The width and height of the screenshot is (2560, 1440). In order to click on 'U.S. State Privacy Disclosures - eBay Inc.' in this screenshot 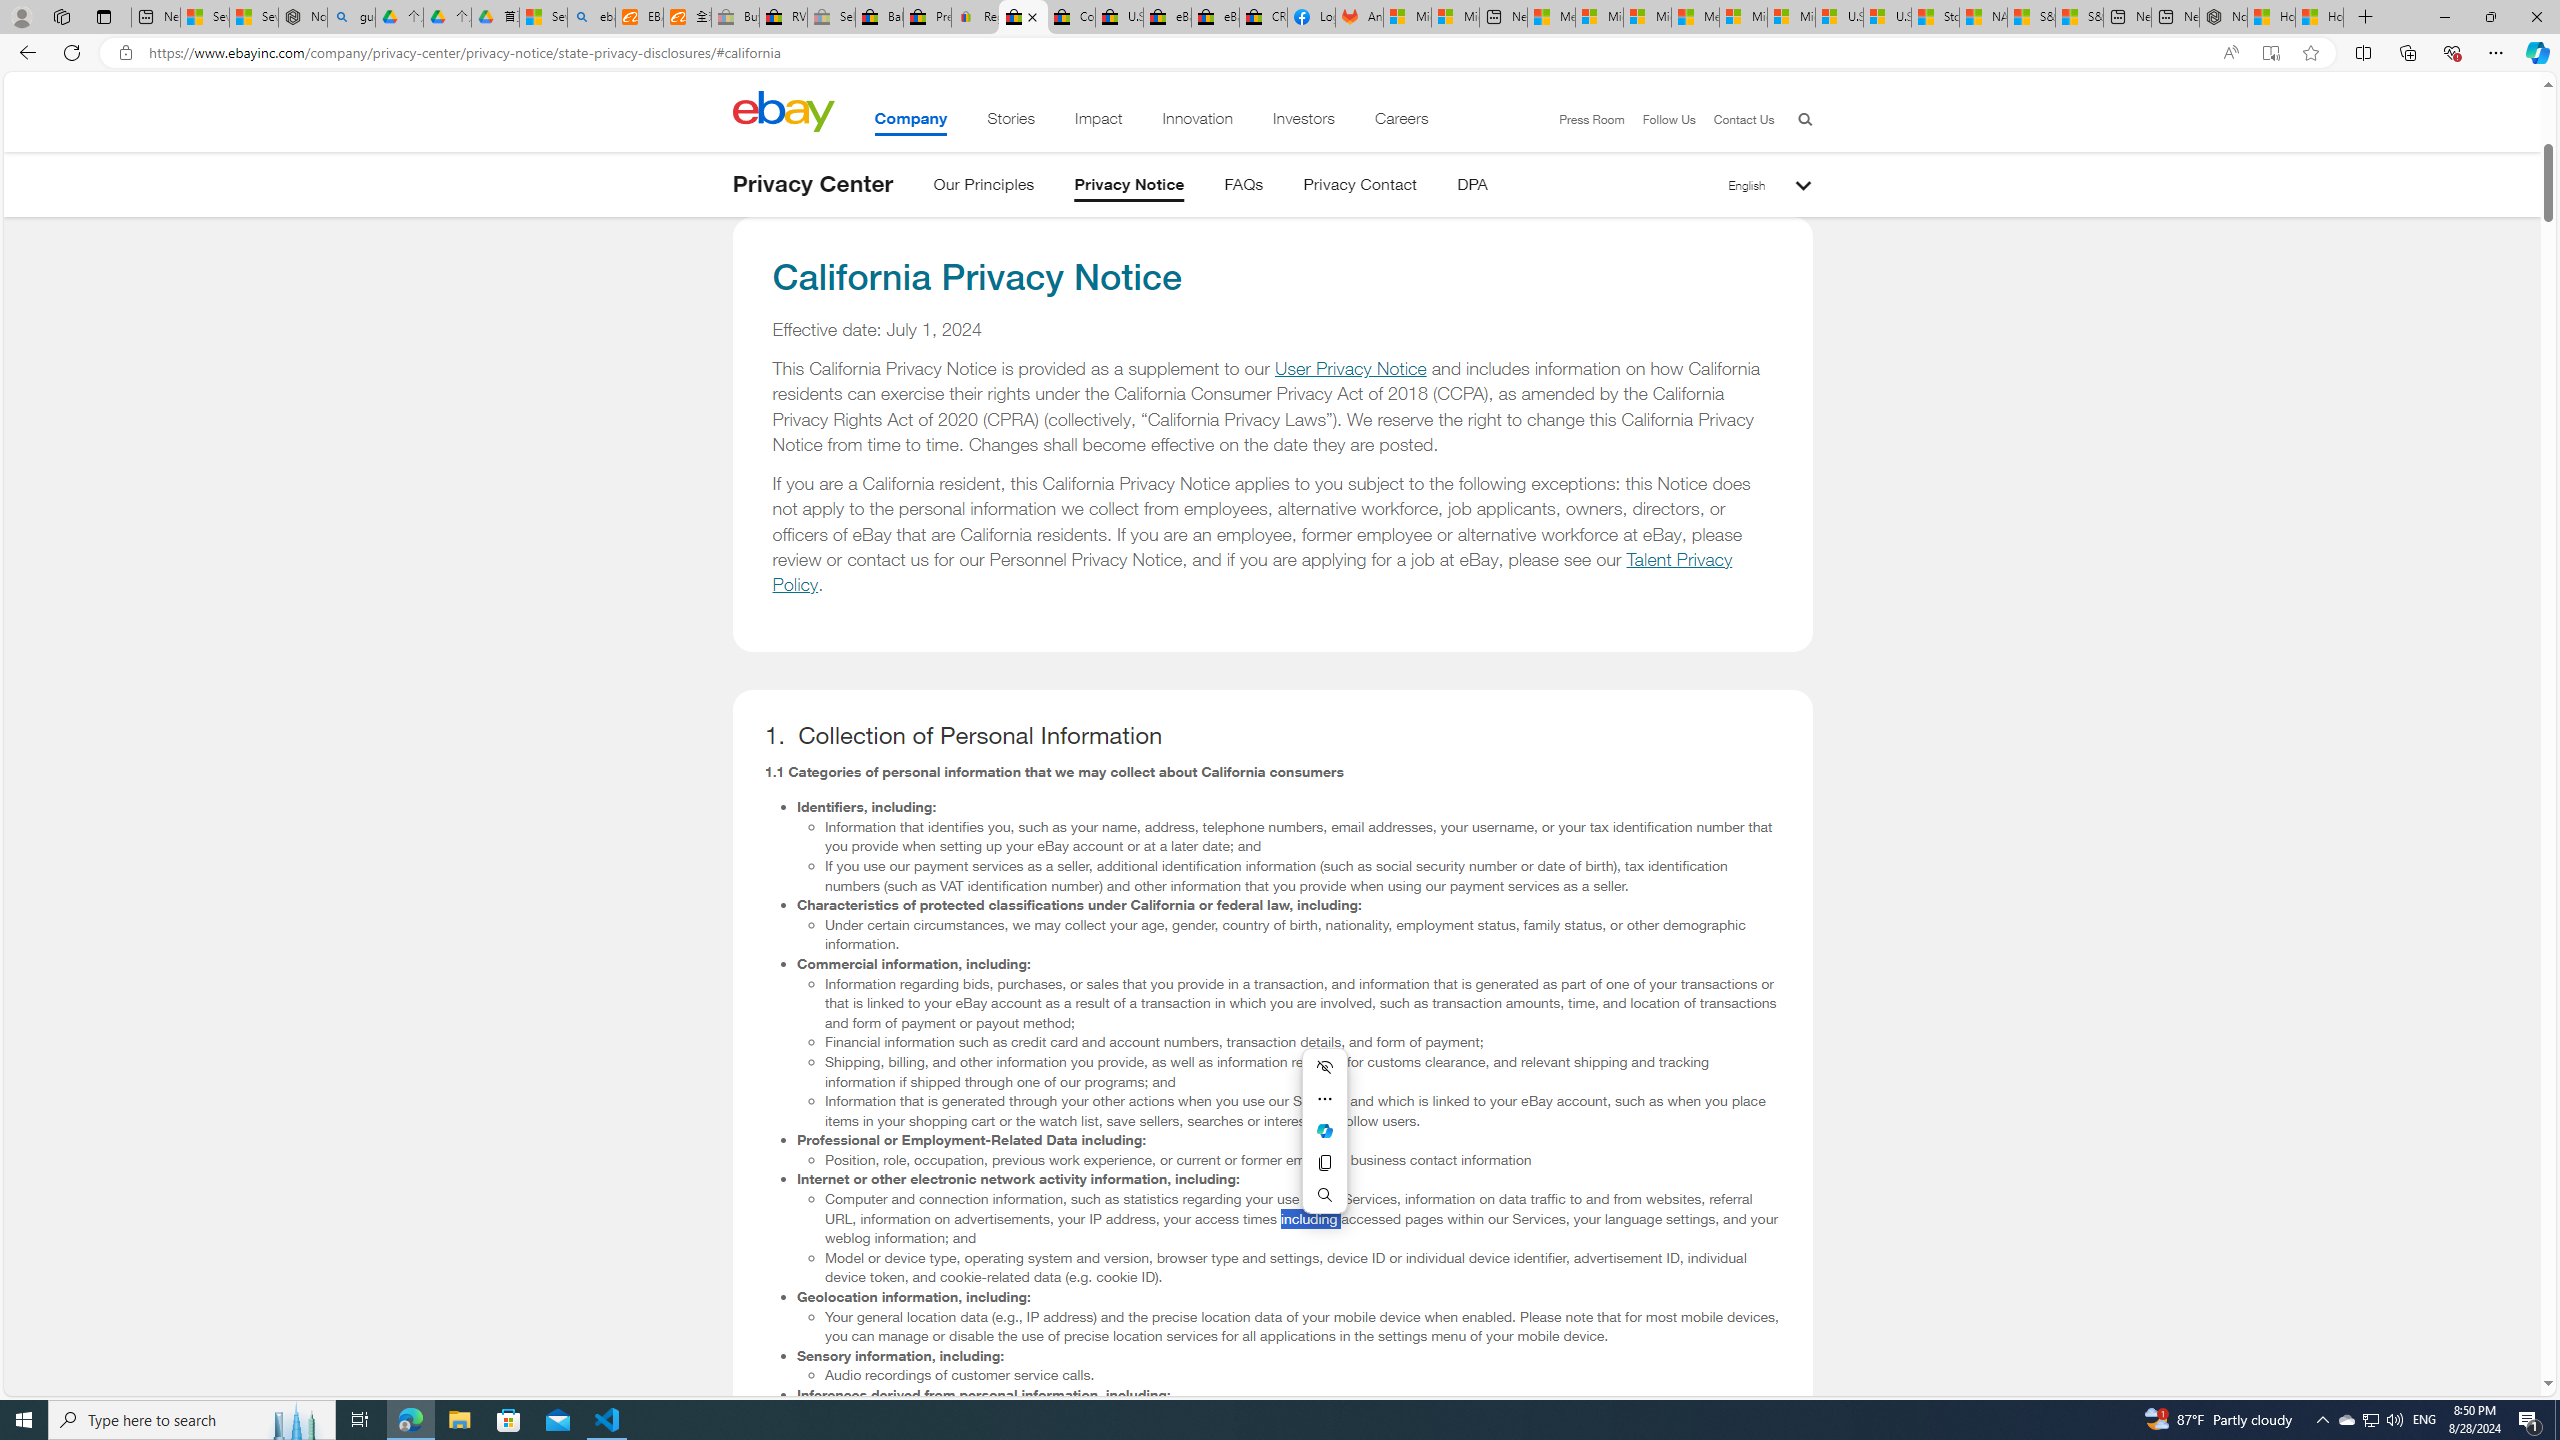, I will do `click(1120, 16)`.